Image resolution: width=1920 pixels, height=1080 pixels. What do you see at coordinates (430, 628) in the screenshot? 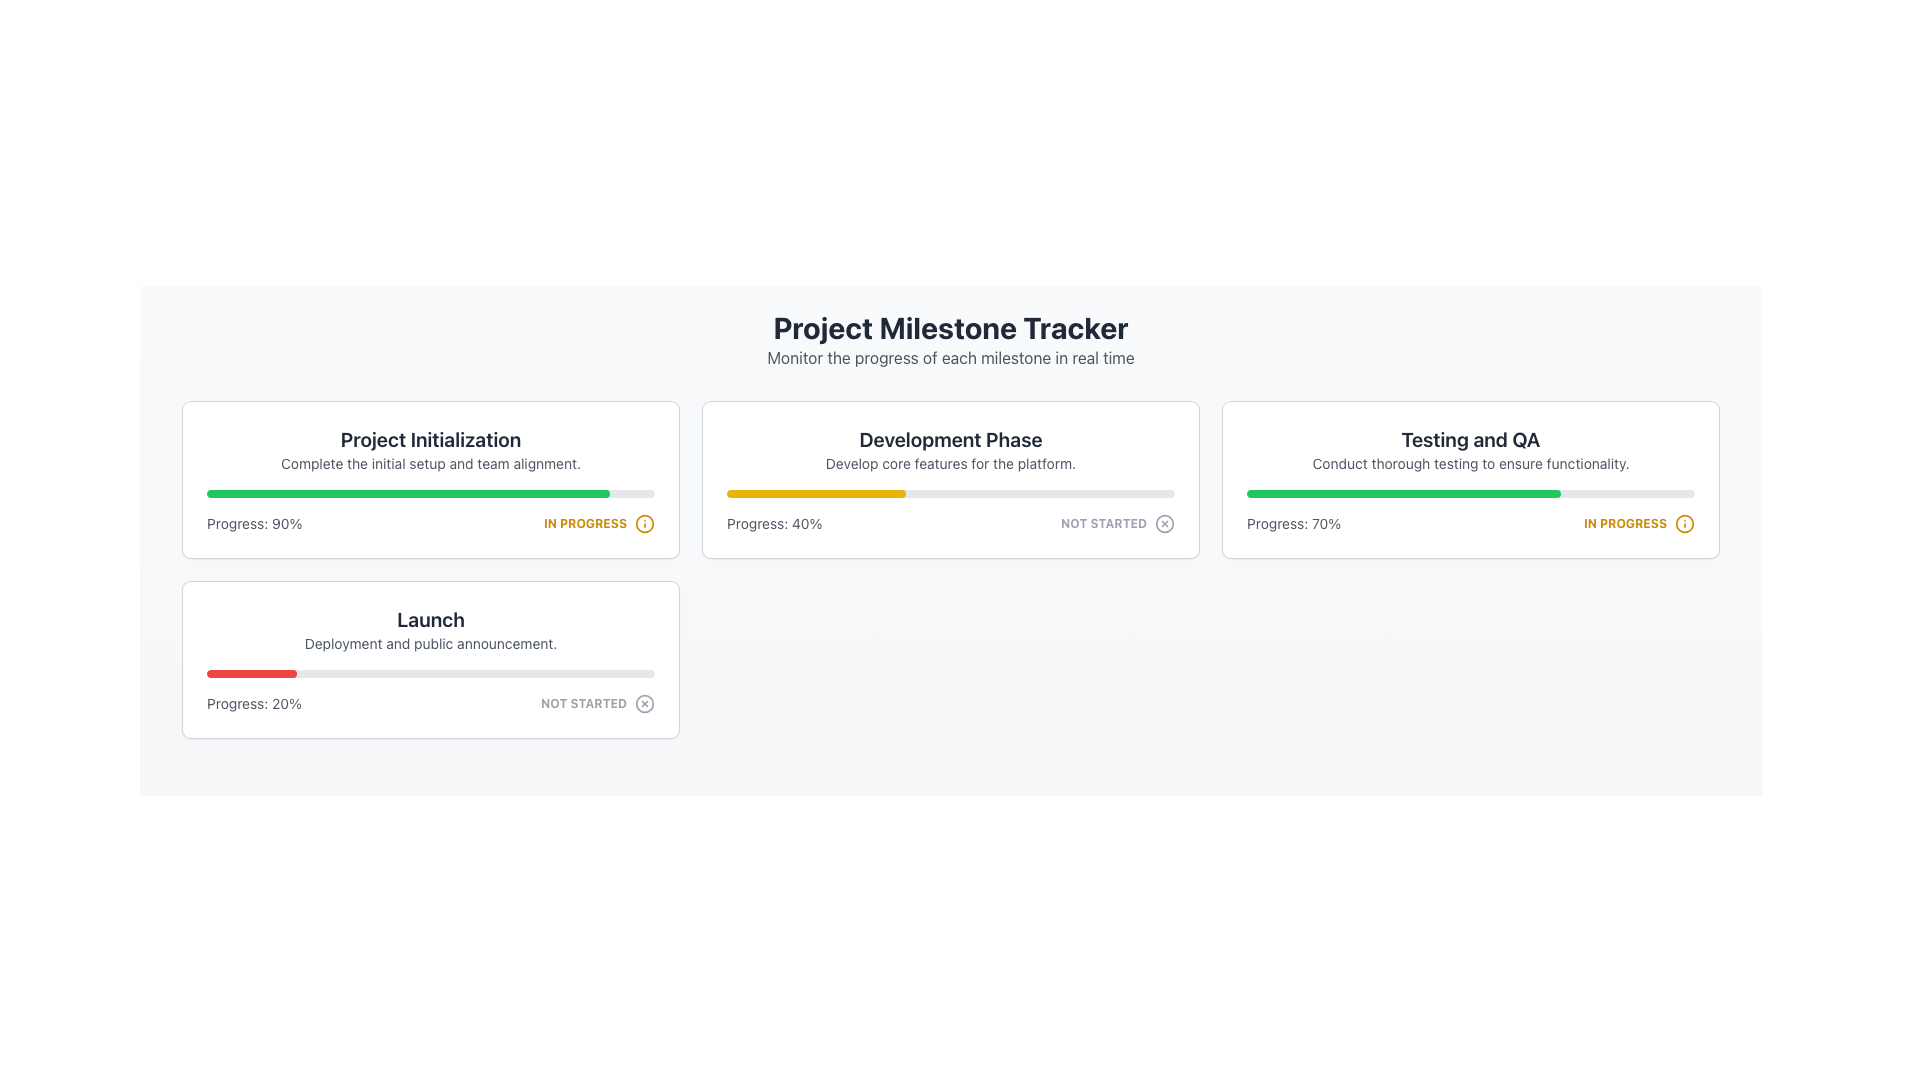
I see `the 'Launch' text display element, which serves as the descriptive header for the milestone, located in the center of the third milestone card` at bounding box center [430, 628].